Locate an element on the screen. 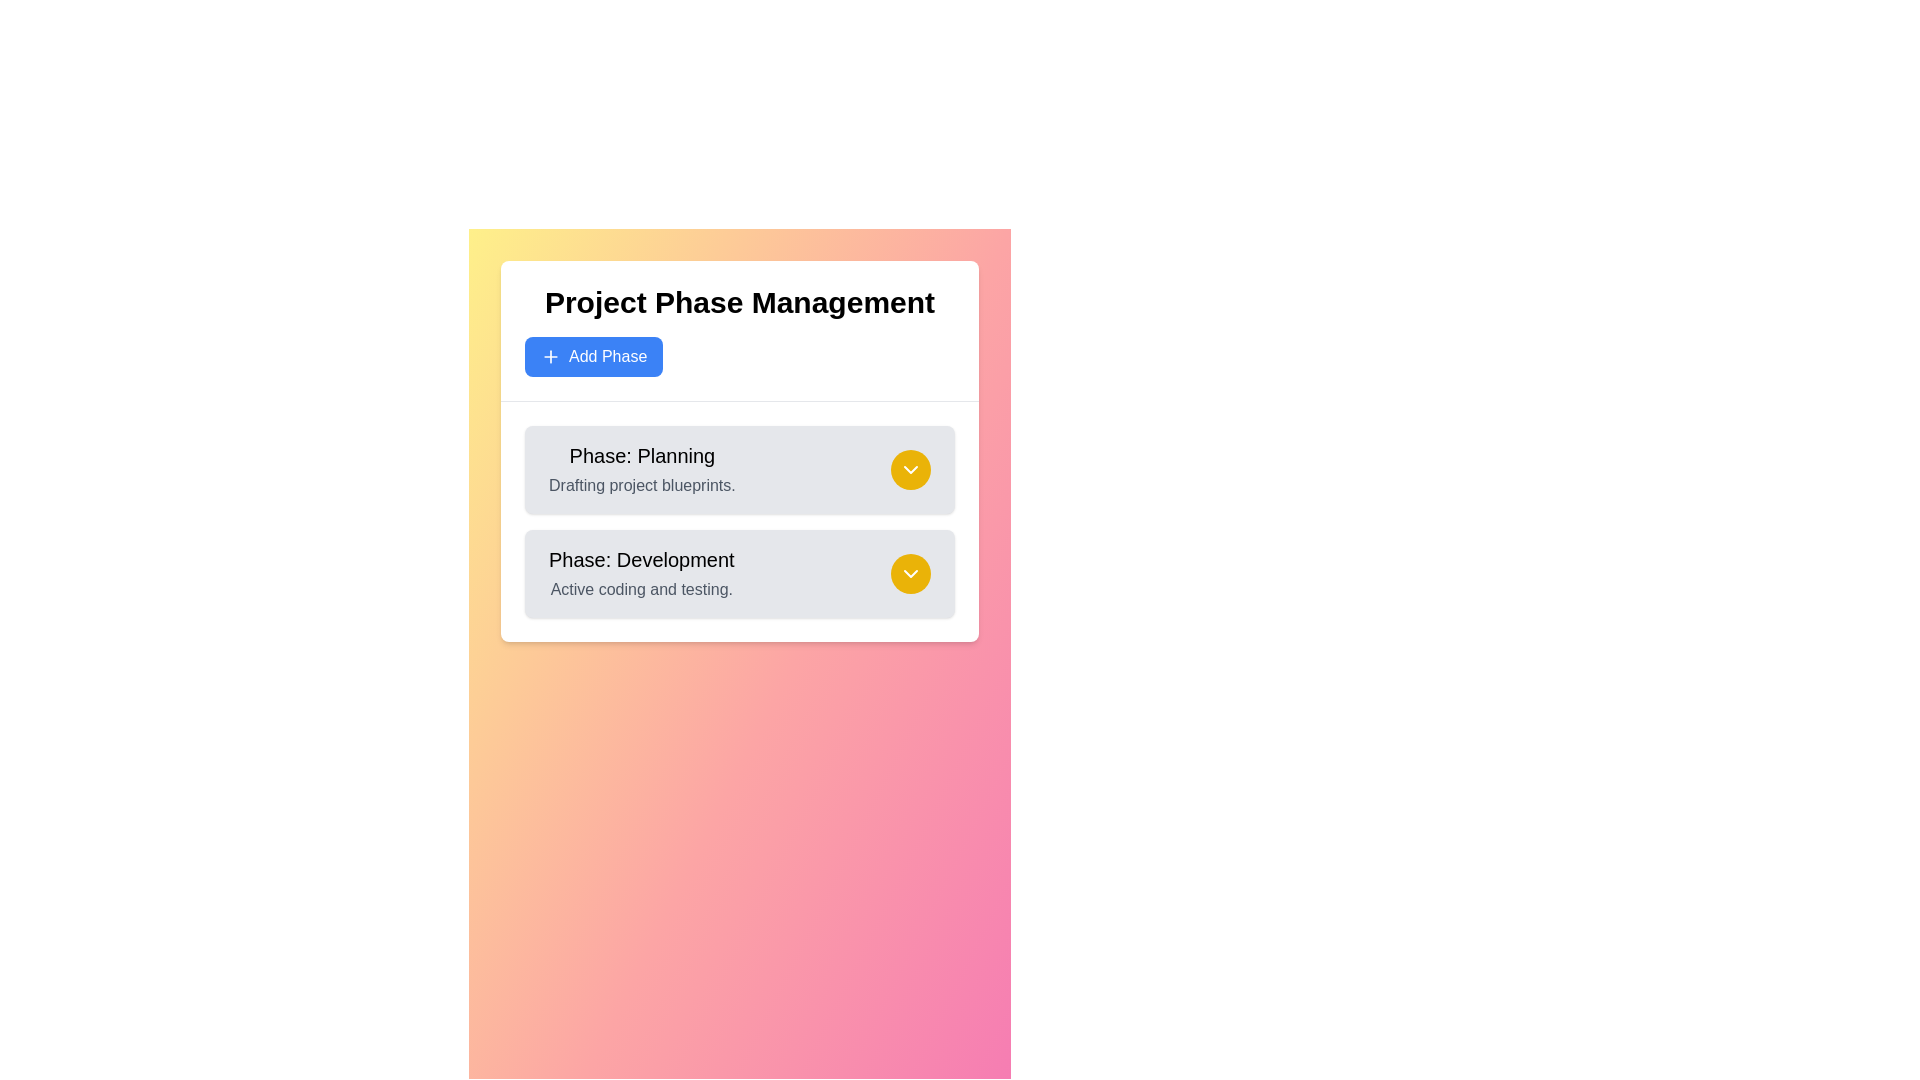 The height and width of the screenshot is (1080, 1920). the dropdown button located to the far right of the 'Phase: Planning' item is located at coordinates (910, 470).